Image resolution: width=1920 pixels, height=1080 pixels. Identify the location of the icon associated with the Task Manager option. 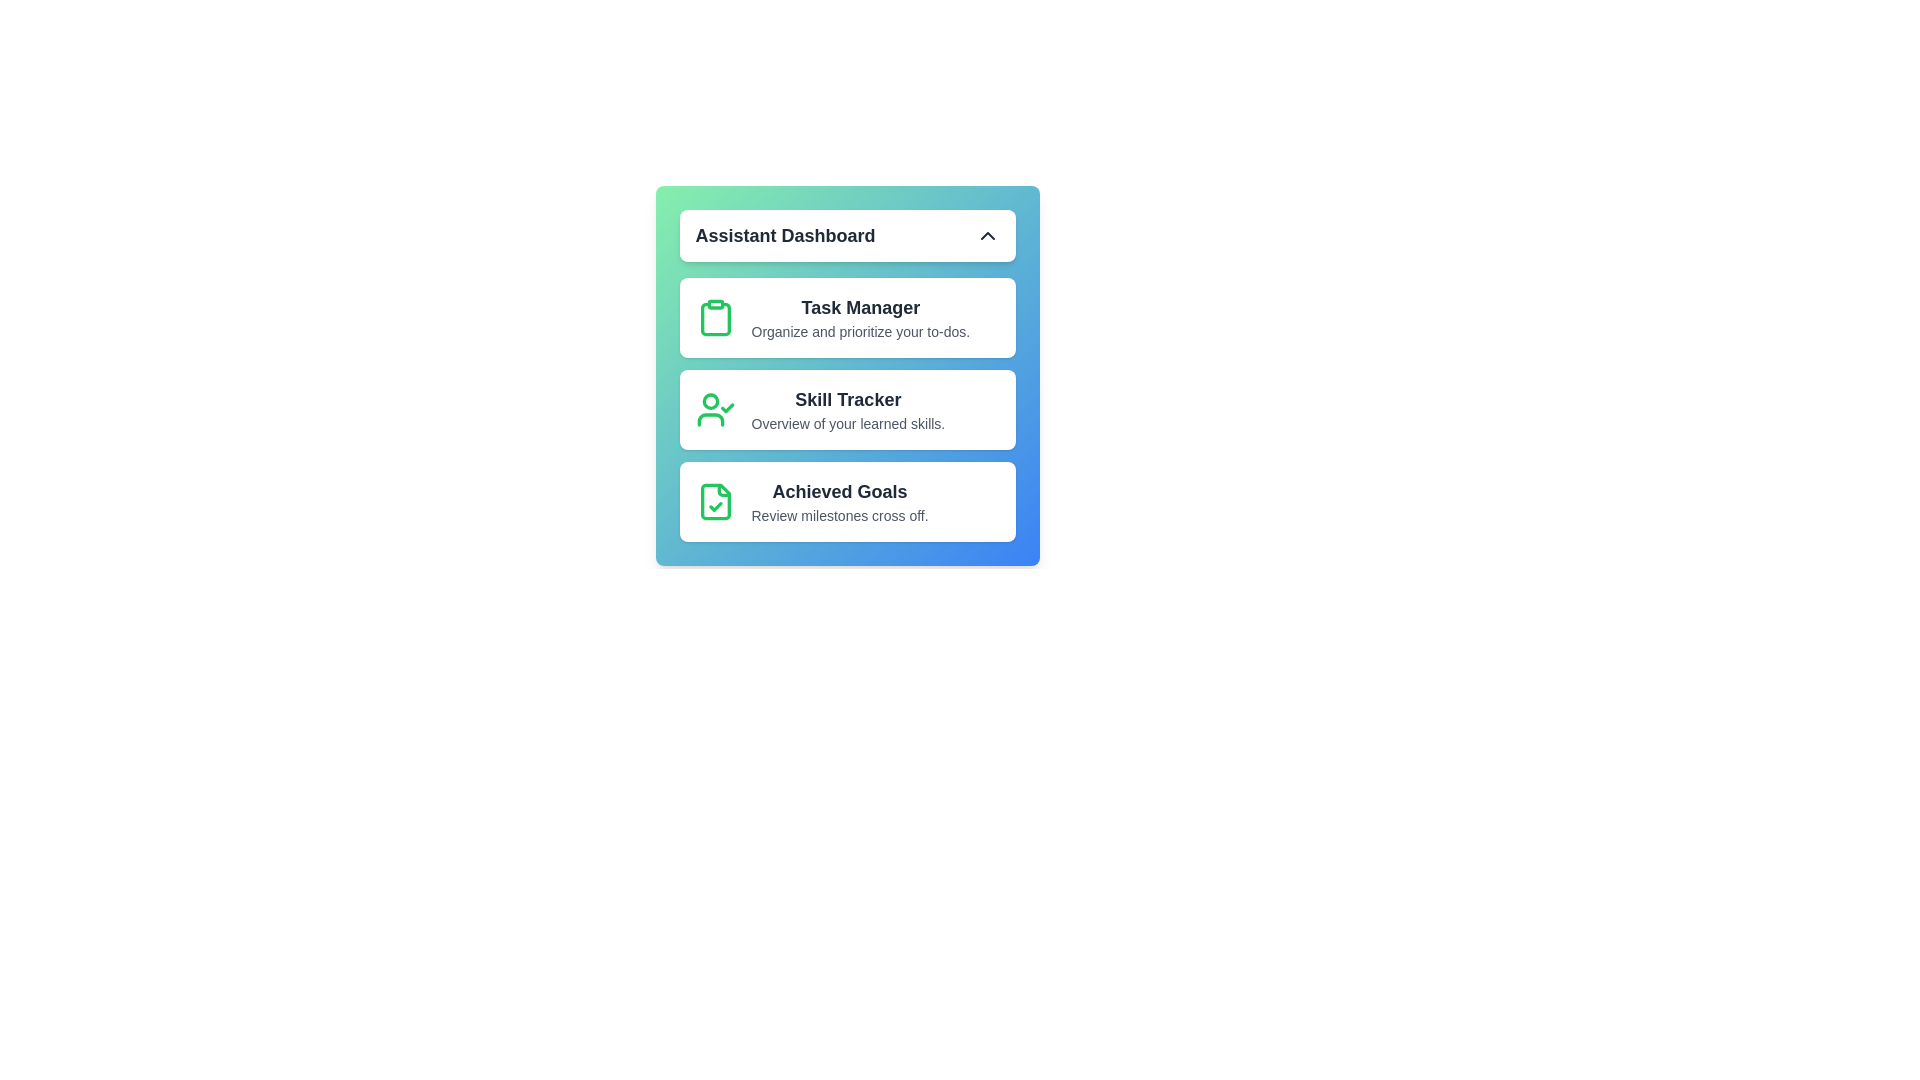
(715, 316).